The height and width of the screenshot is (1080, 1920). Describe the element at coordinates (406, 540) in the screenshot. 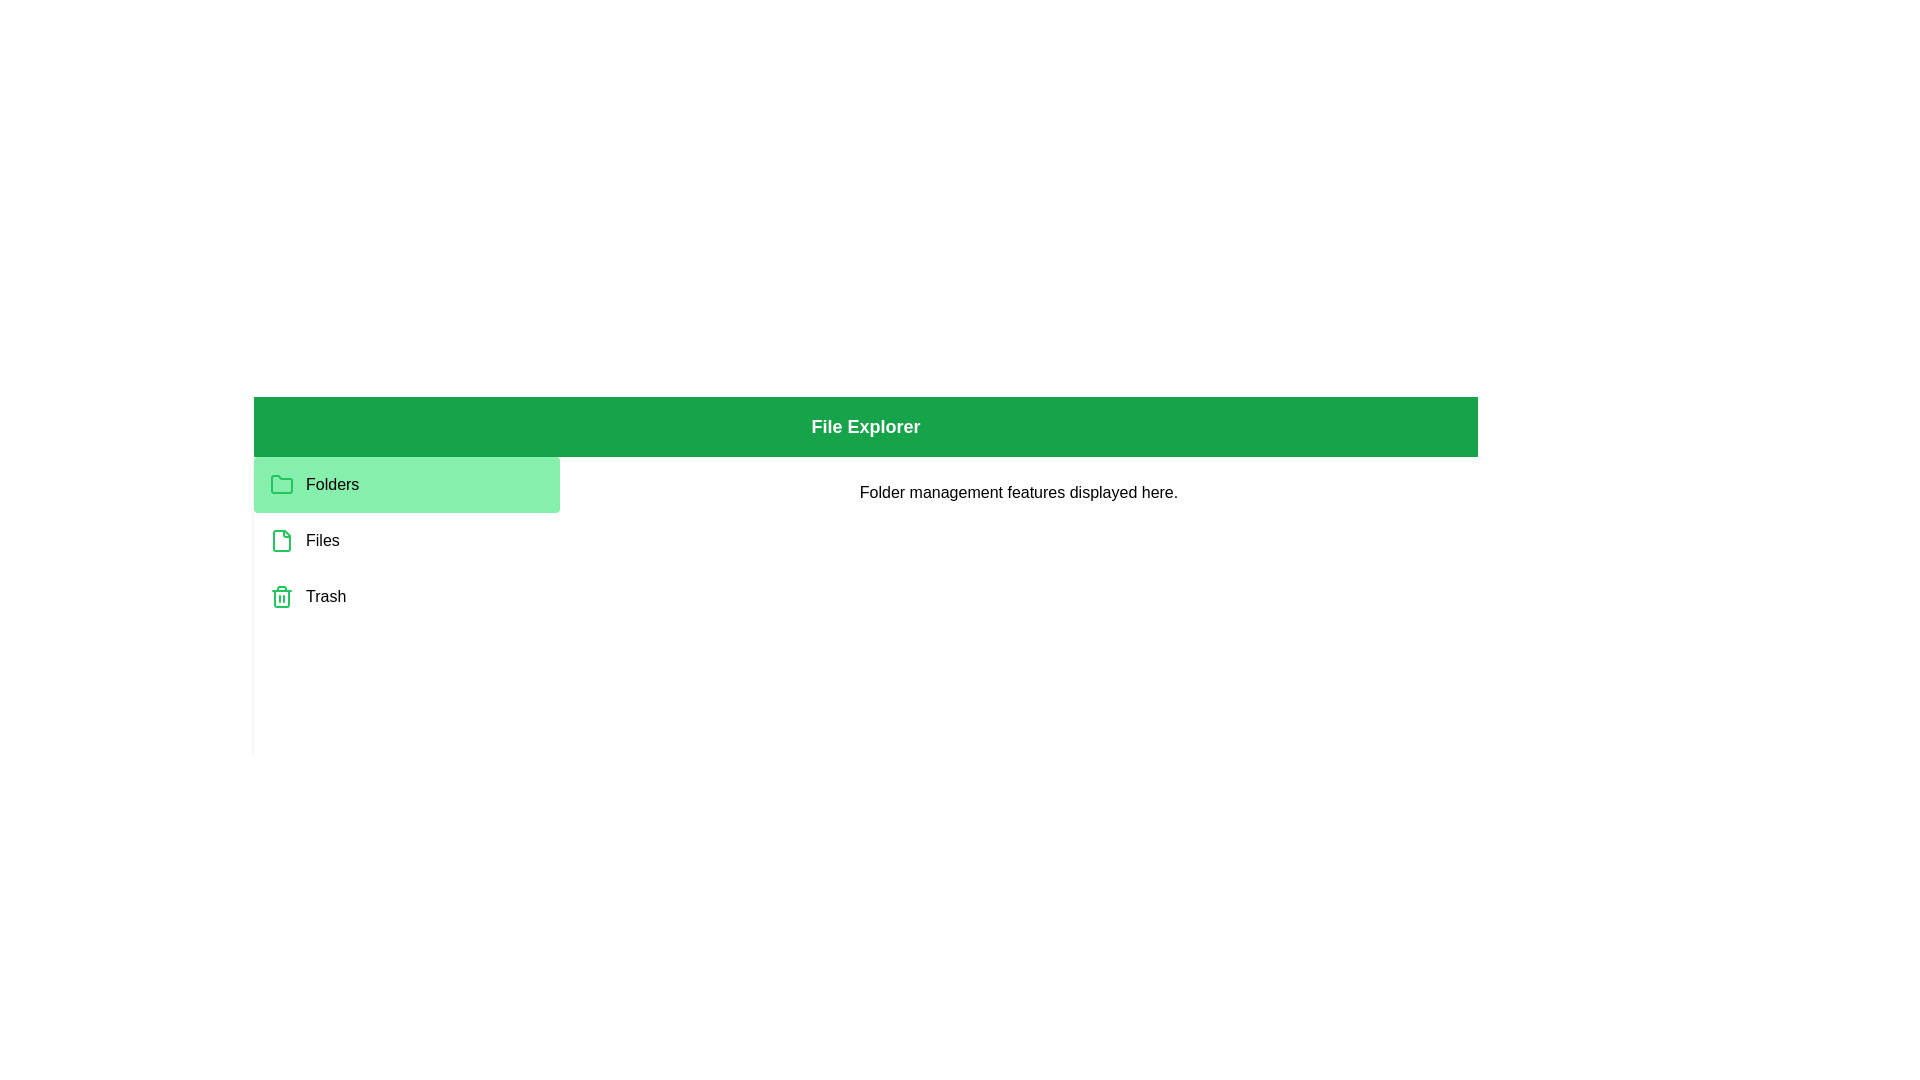

I see `the Files menu by clicking on its corresponding menu item` at that location.